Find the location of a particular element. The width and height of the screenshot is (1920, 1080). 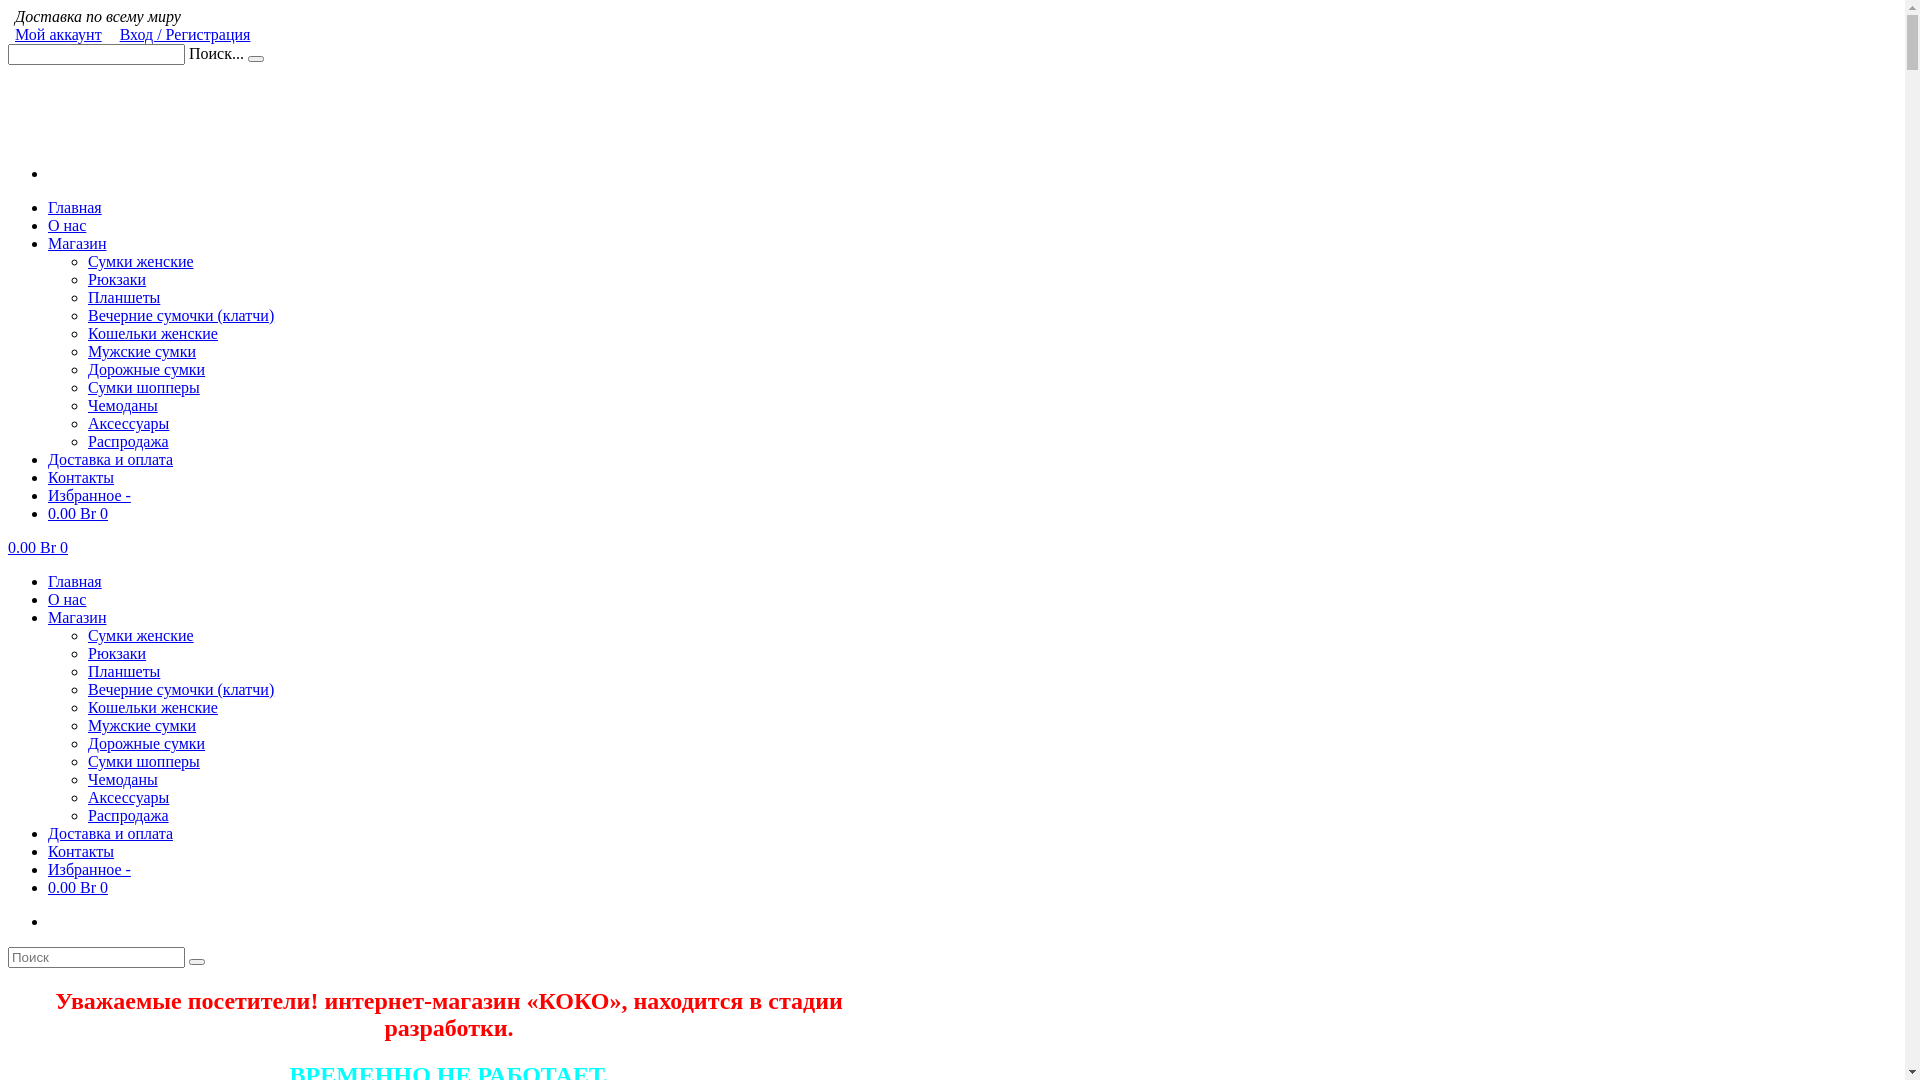

'0.00 Br 0' is located at coordinates (77, 512).